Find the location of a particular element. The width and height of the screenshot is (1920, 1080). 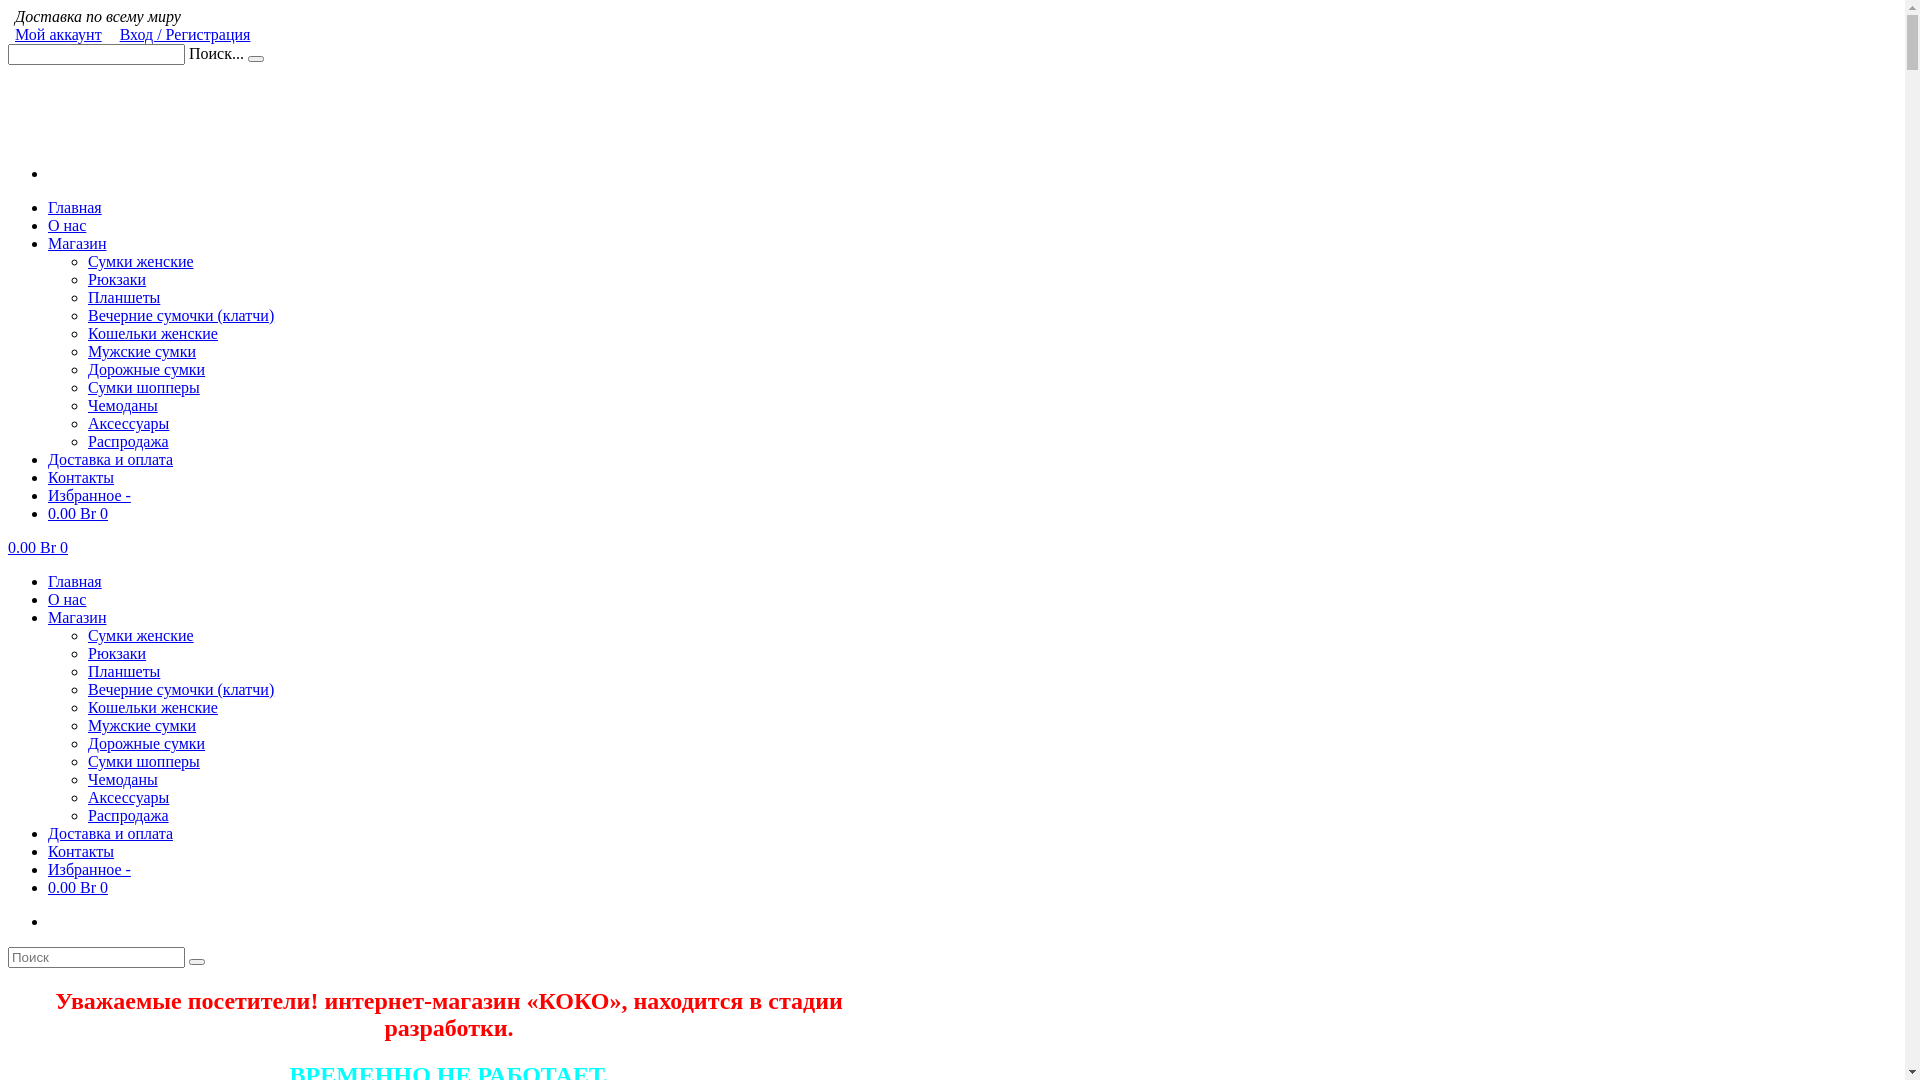

'0.00 Br 0' is located at coordinates (77, 512).